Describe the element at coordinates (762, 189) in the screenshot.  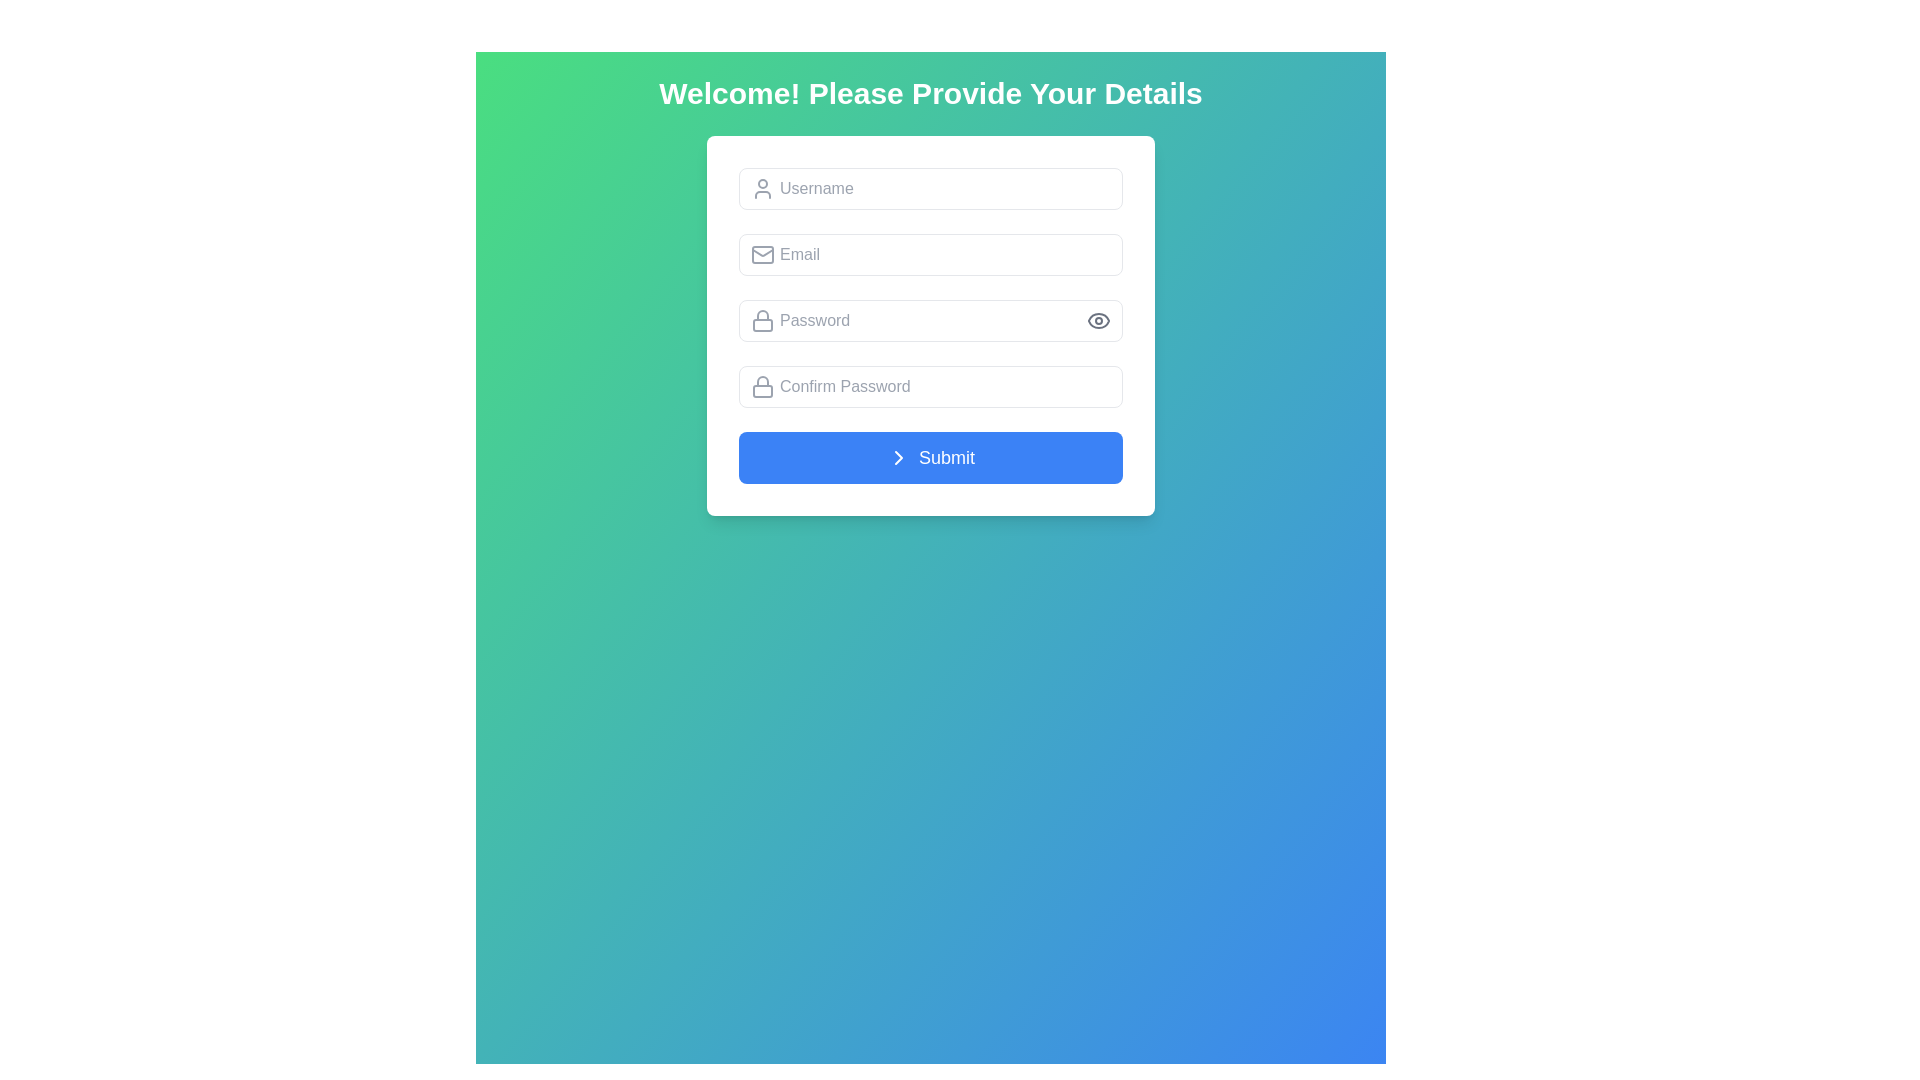
I see `the user profile SVG icon located at the leftmost side of the 'Username' input field in the user details form` at that location.